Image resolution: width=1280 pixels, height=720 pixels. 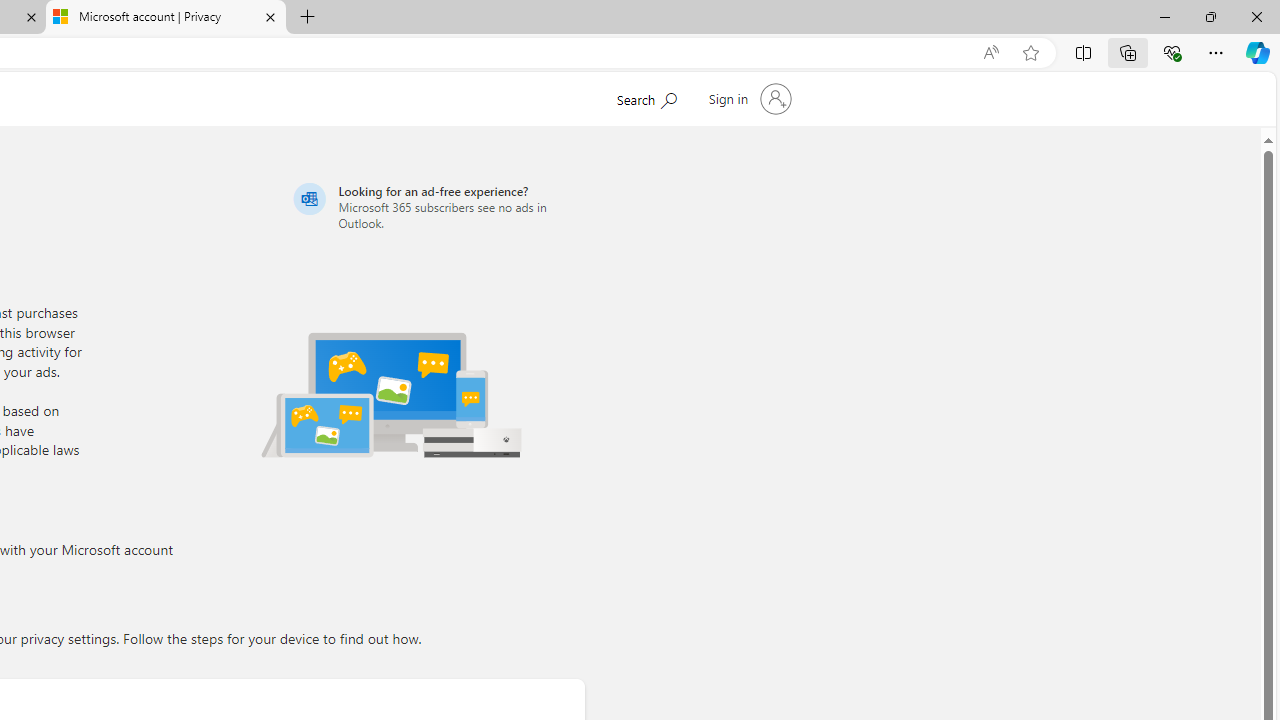 What do you see at coordinates (747, 99) in the screenshot?
I see `'Sign in to your account'` at bounding box center [747, 99].